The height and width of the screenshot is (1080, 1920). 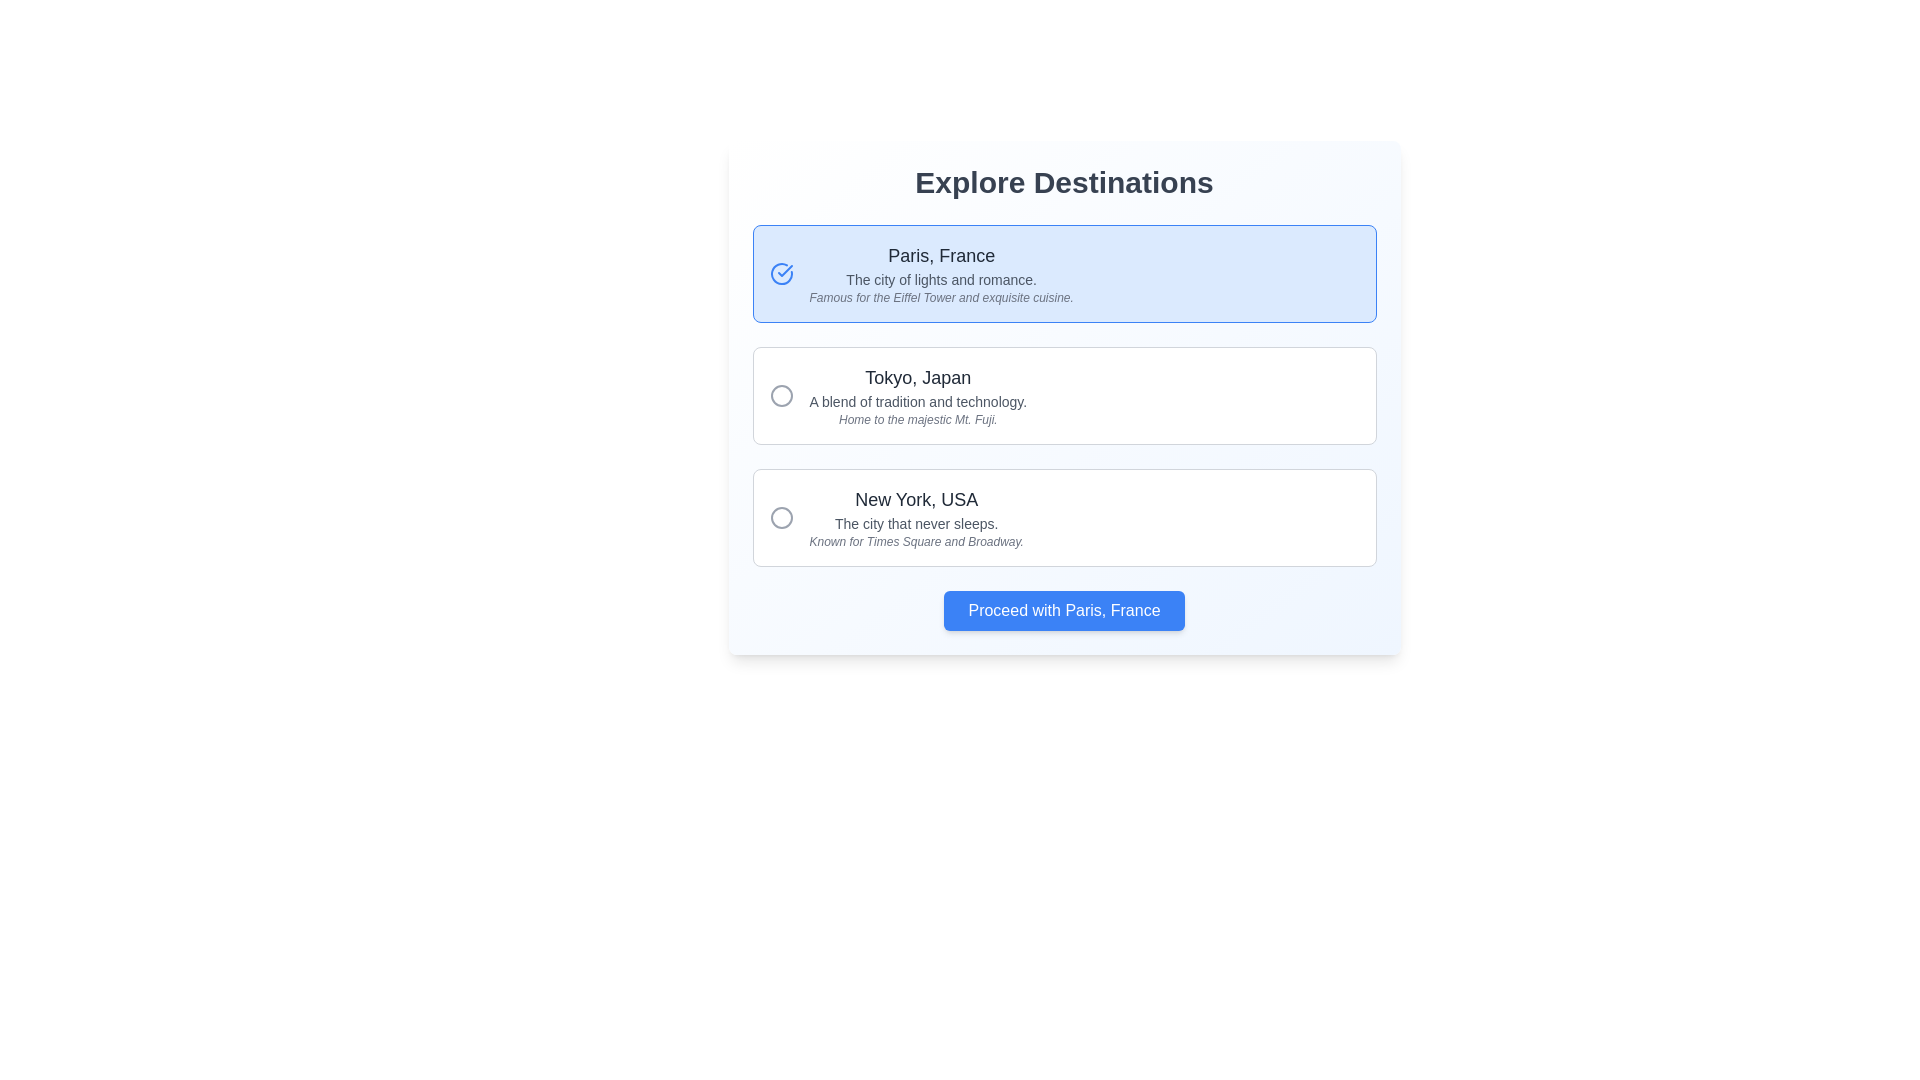 I want to click on the text block displaying 'Paris, France', which includes descriptive lines about the city, located within a light blue card layout, so click(x=940, y=273).